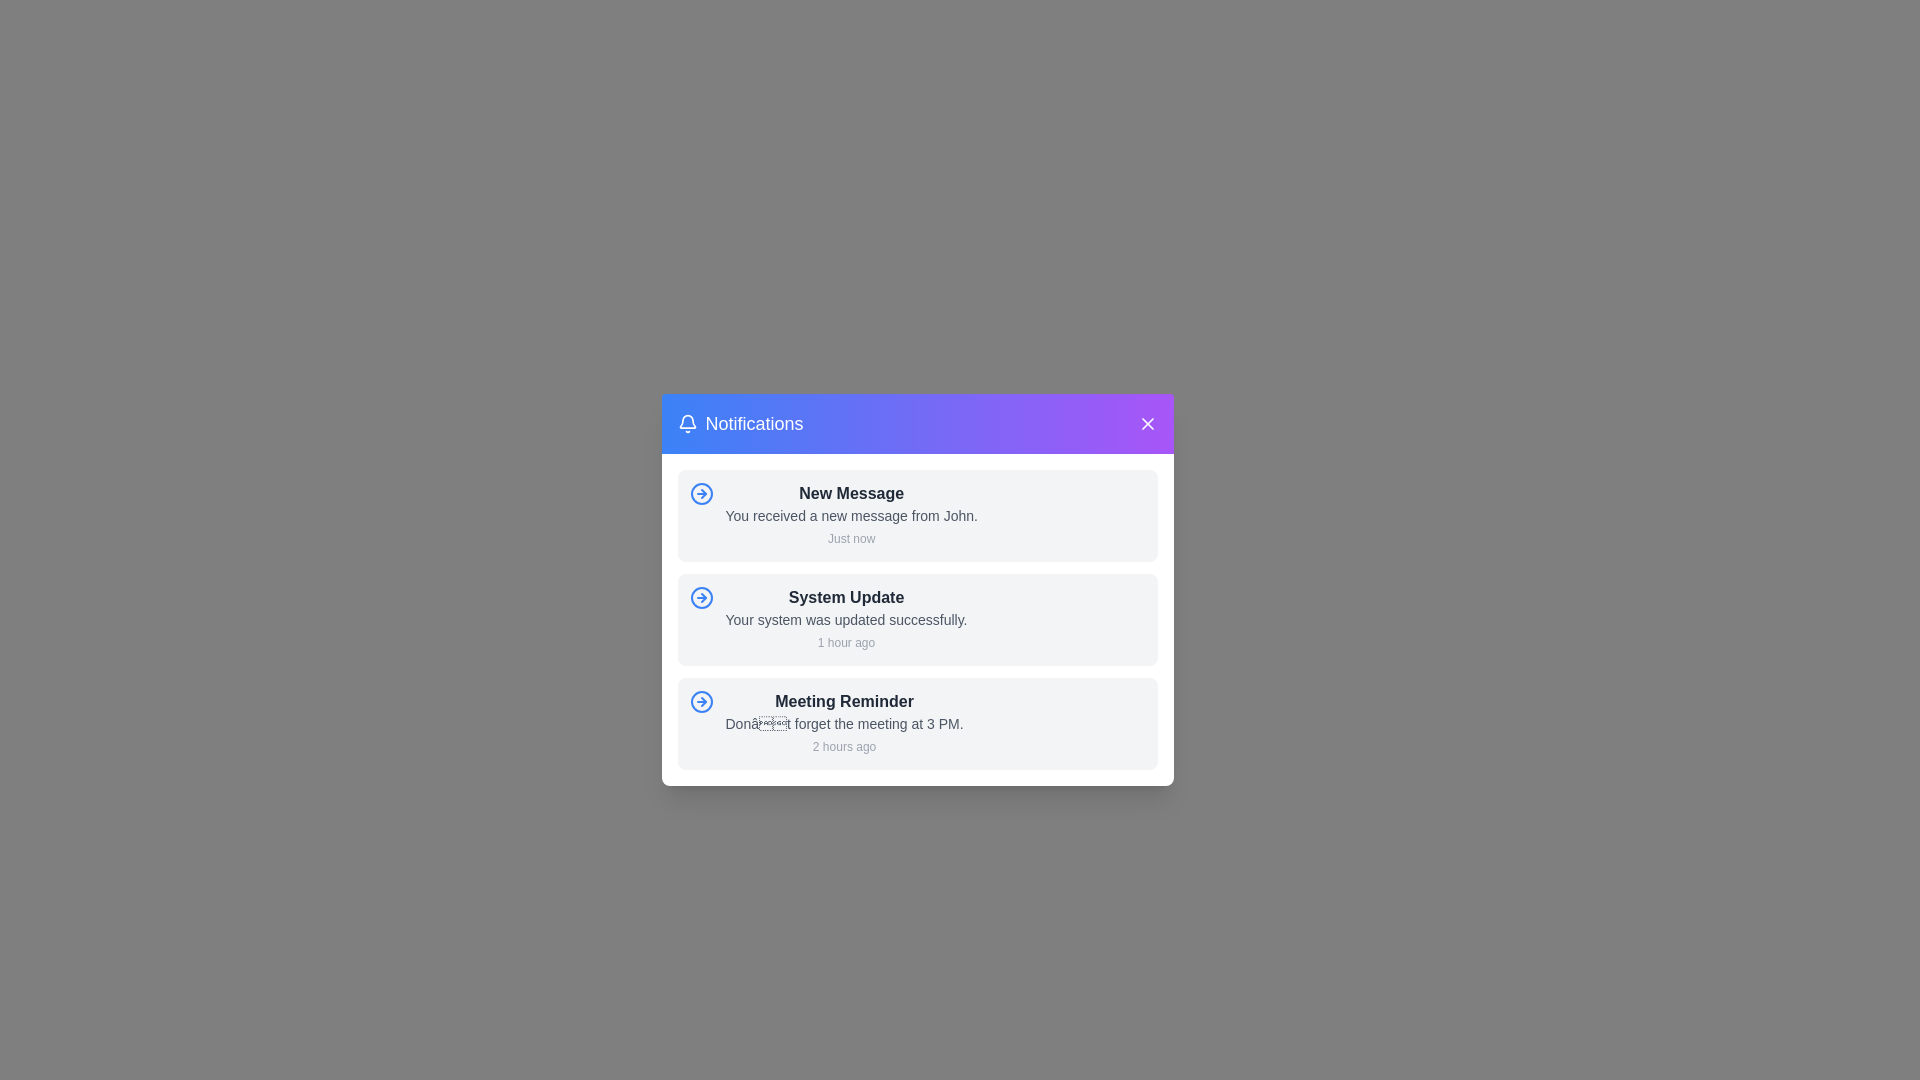 The width and height of the screenshot is (1920, 1080). I want to click on the title Text Label of the notification popup, which is positioned slightly right of center at the top of the popup and next to a bell icon, so click(753, 423).